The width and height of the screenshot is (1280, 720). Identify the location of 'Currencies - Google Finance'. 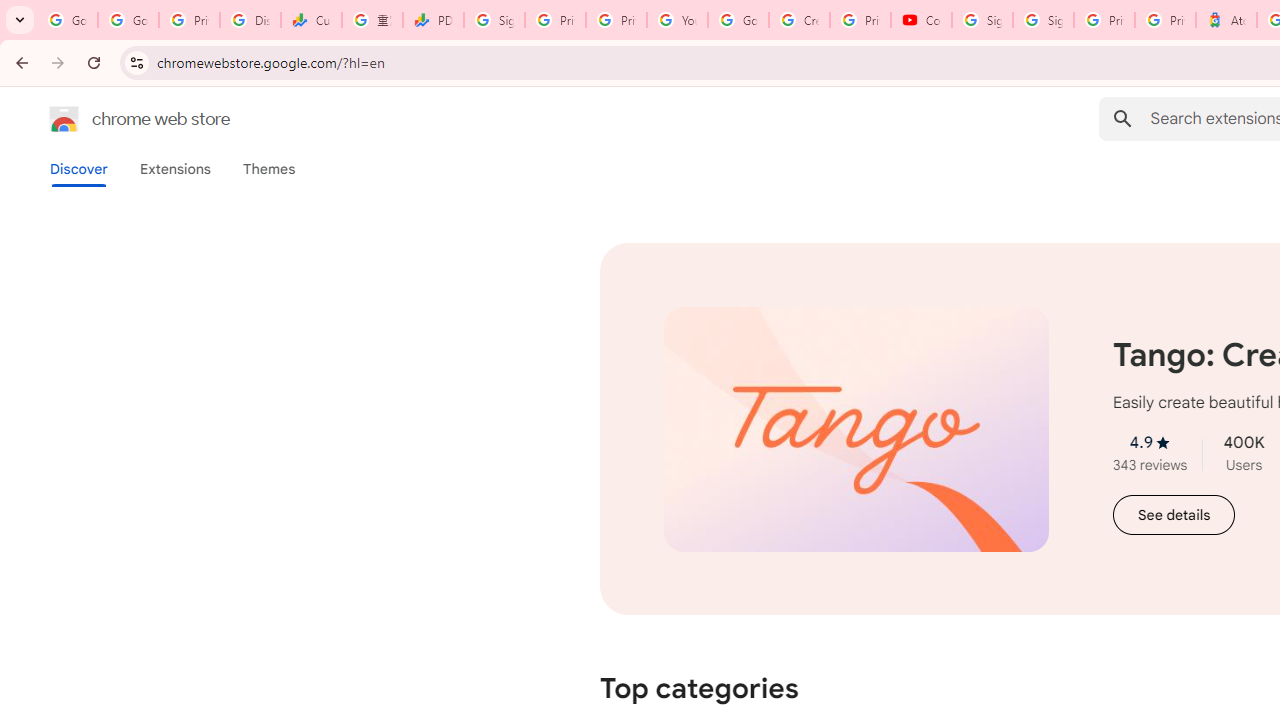
(310, 20).